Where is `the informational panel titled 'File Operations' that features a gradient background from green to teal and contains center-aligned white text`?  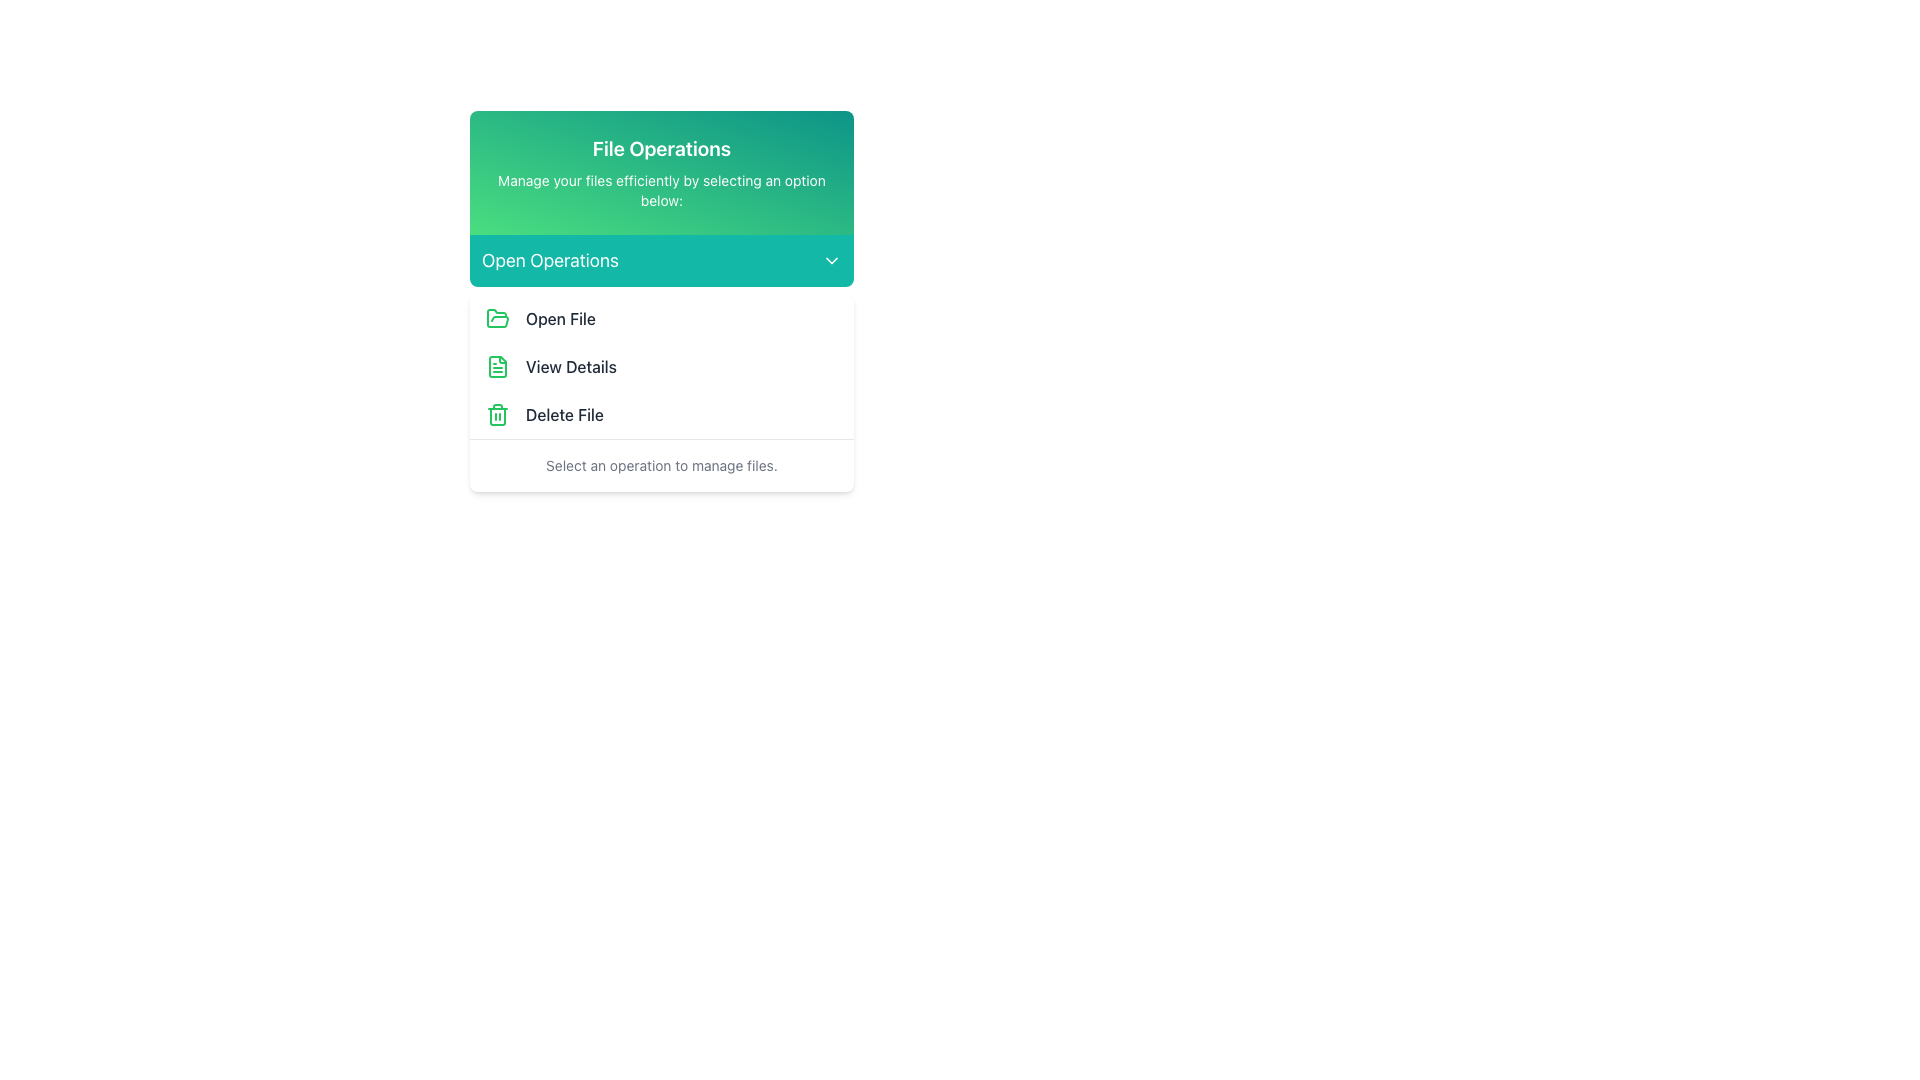 the informational panel titled 'File Operations' that features a gradient background from green to teal and contains center-aligned white text is located at coordinates (662, 172).